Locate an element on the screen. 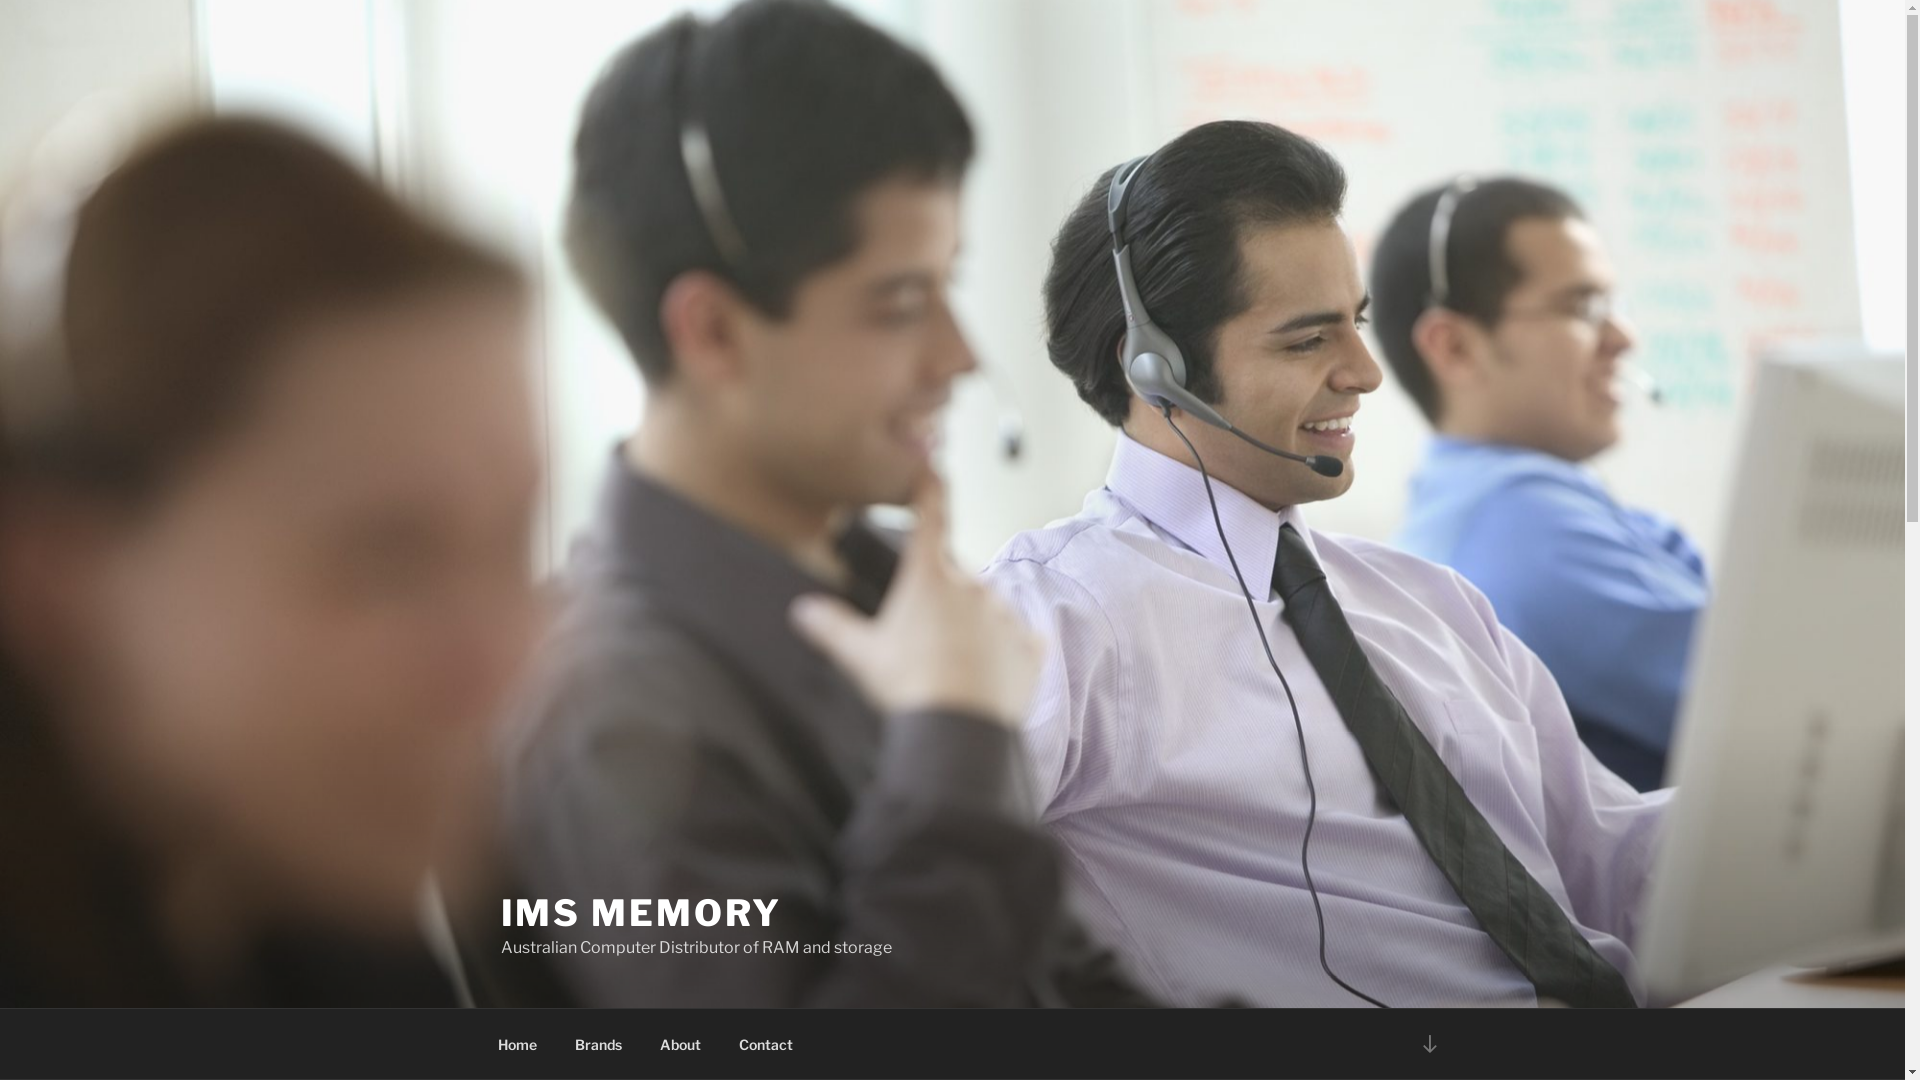 This screenshot has height=1080, width=1920. 'Brands' is located at coordinates (598, 1043).